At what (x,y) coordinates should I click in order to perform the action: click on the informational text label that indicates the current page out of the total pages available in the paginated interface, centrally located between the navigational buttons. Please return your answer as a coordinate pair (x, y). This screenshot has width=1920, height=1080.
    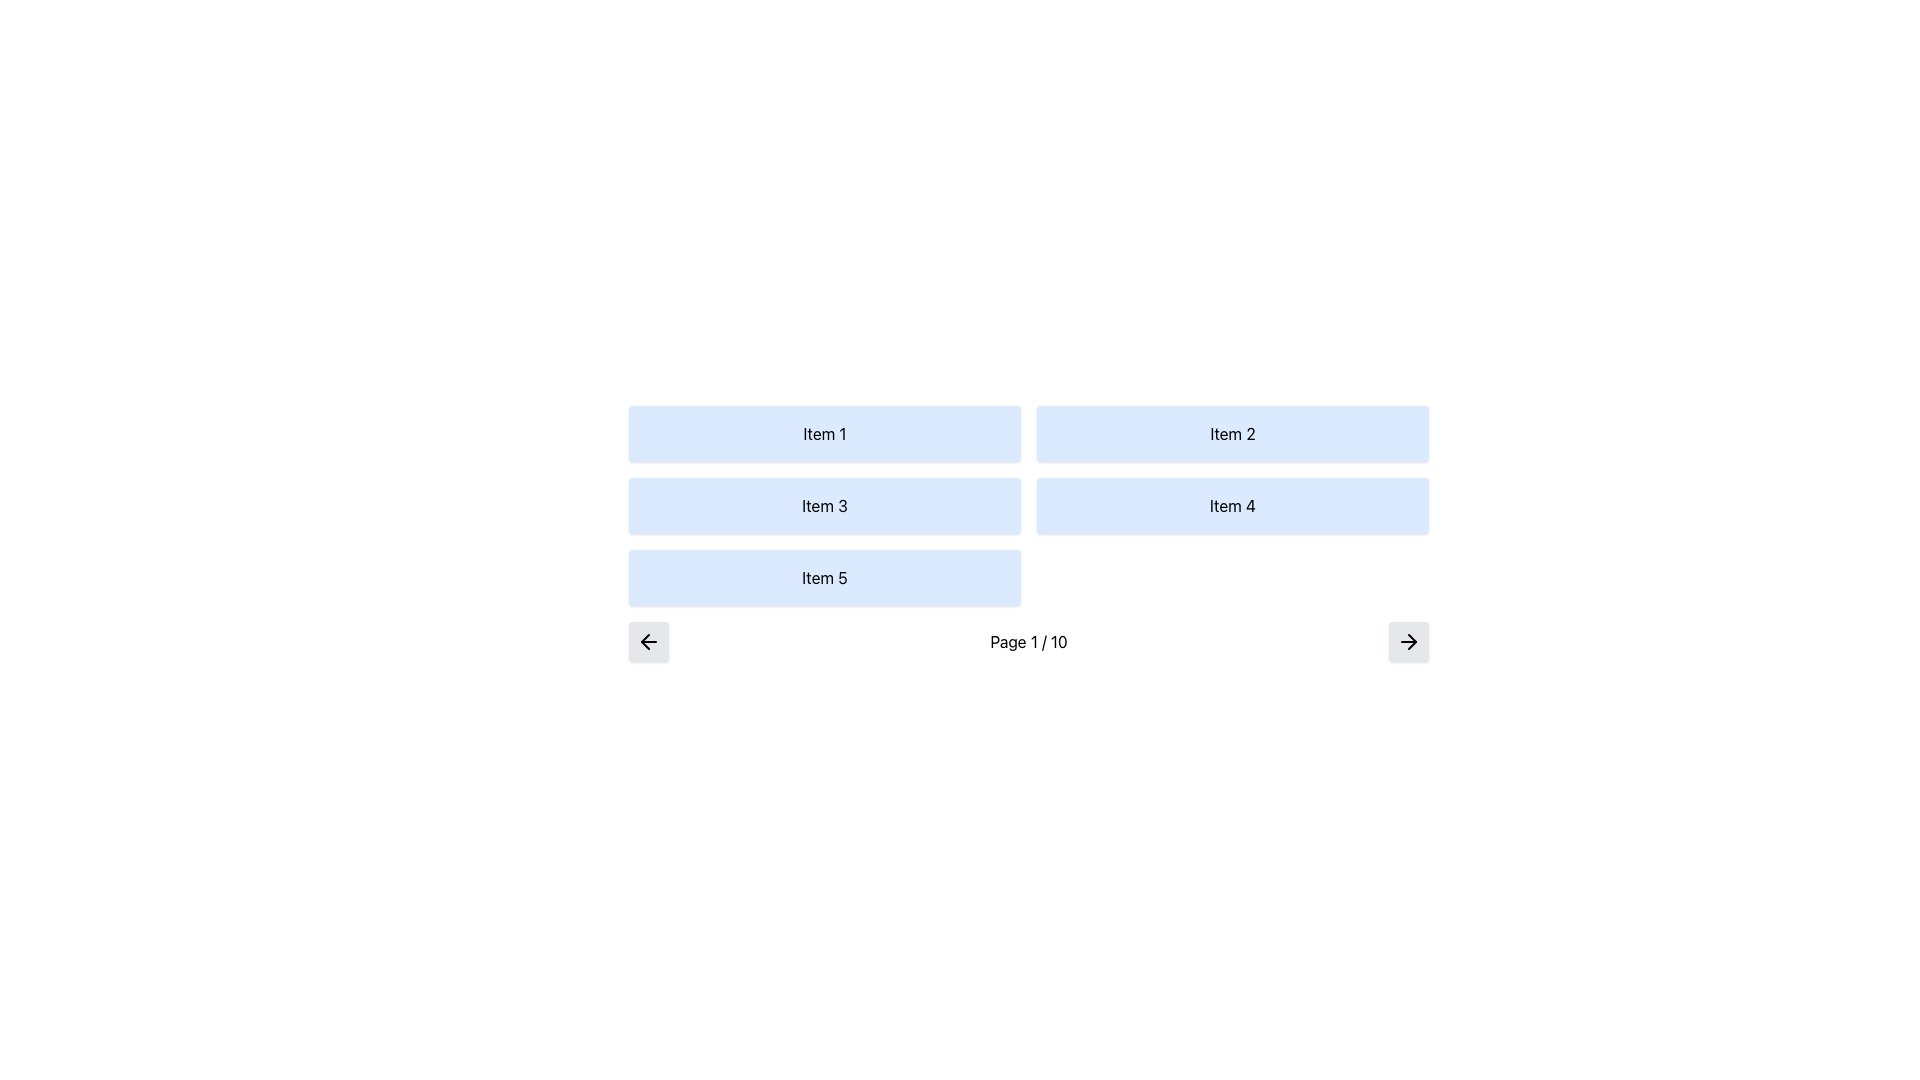
    Looking at the image, I should click on (1028, 641).